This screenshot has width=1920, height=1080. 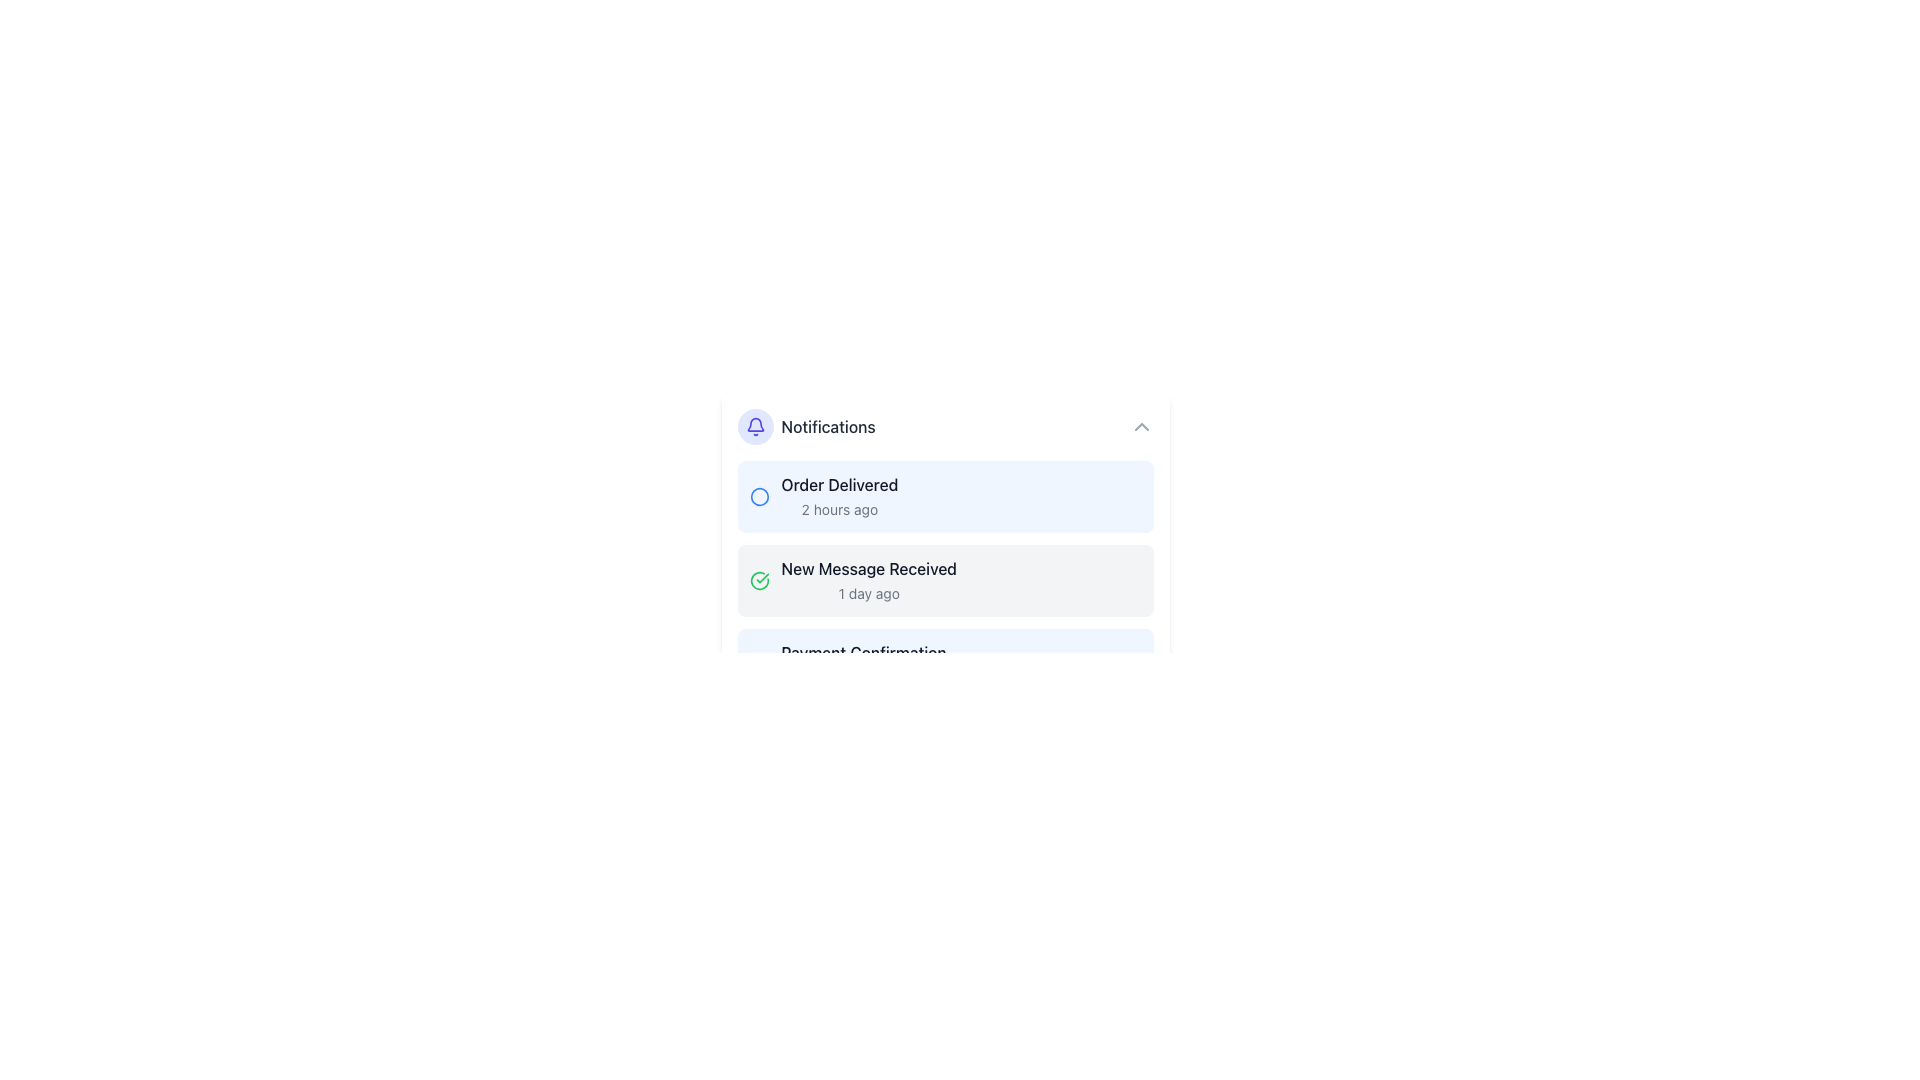 What do you see at coordinates (758, 496) in the screenshot?
I see `the small circular shape with a blue stroke, part of the 'Order Delivered' notification icon, located on the left-hand side of the notification item` at bounding box center [758, 496].